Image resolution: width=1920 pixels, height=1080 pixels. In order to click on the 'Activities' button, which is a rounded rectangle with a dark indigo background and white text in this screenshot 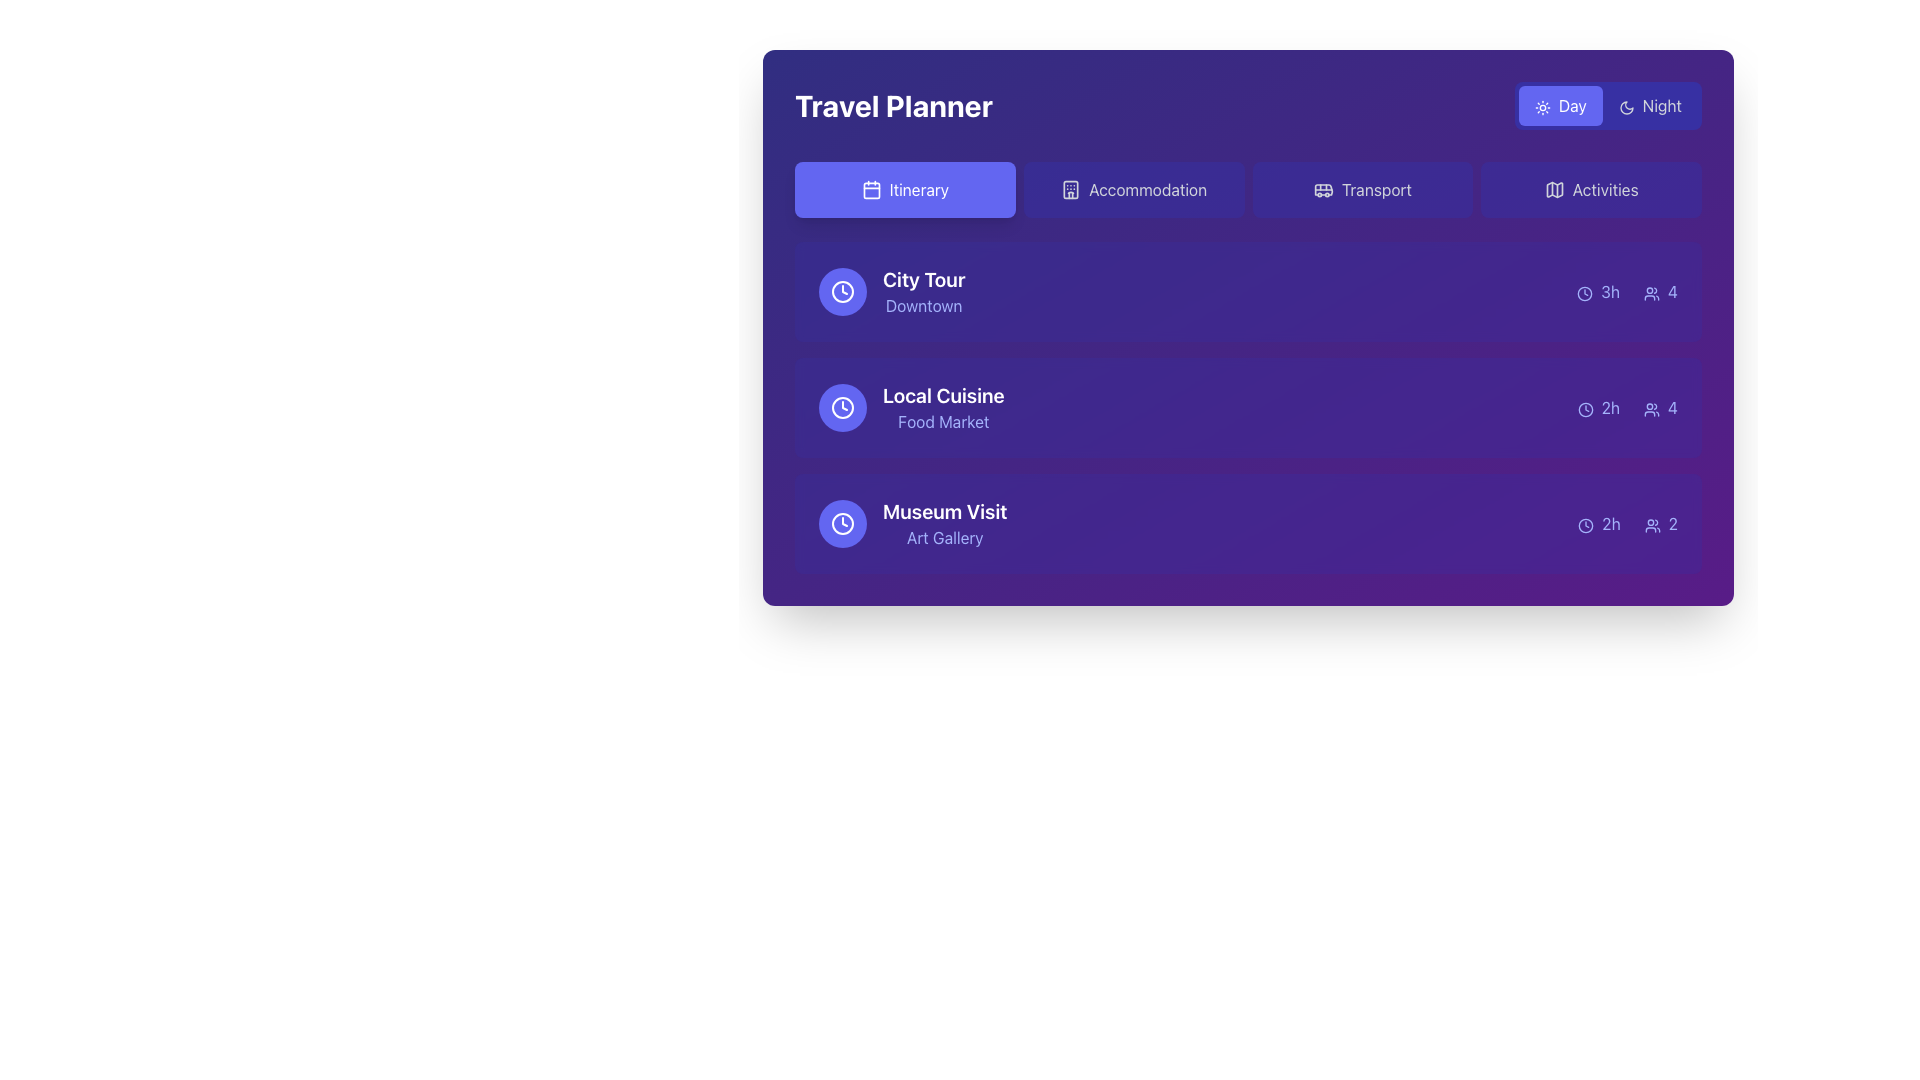, I will do `click(1590, 189)`.